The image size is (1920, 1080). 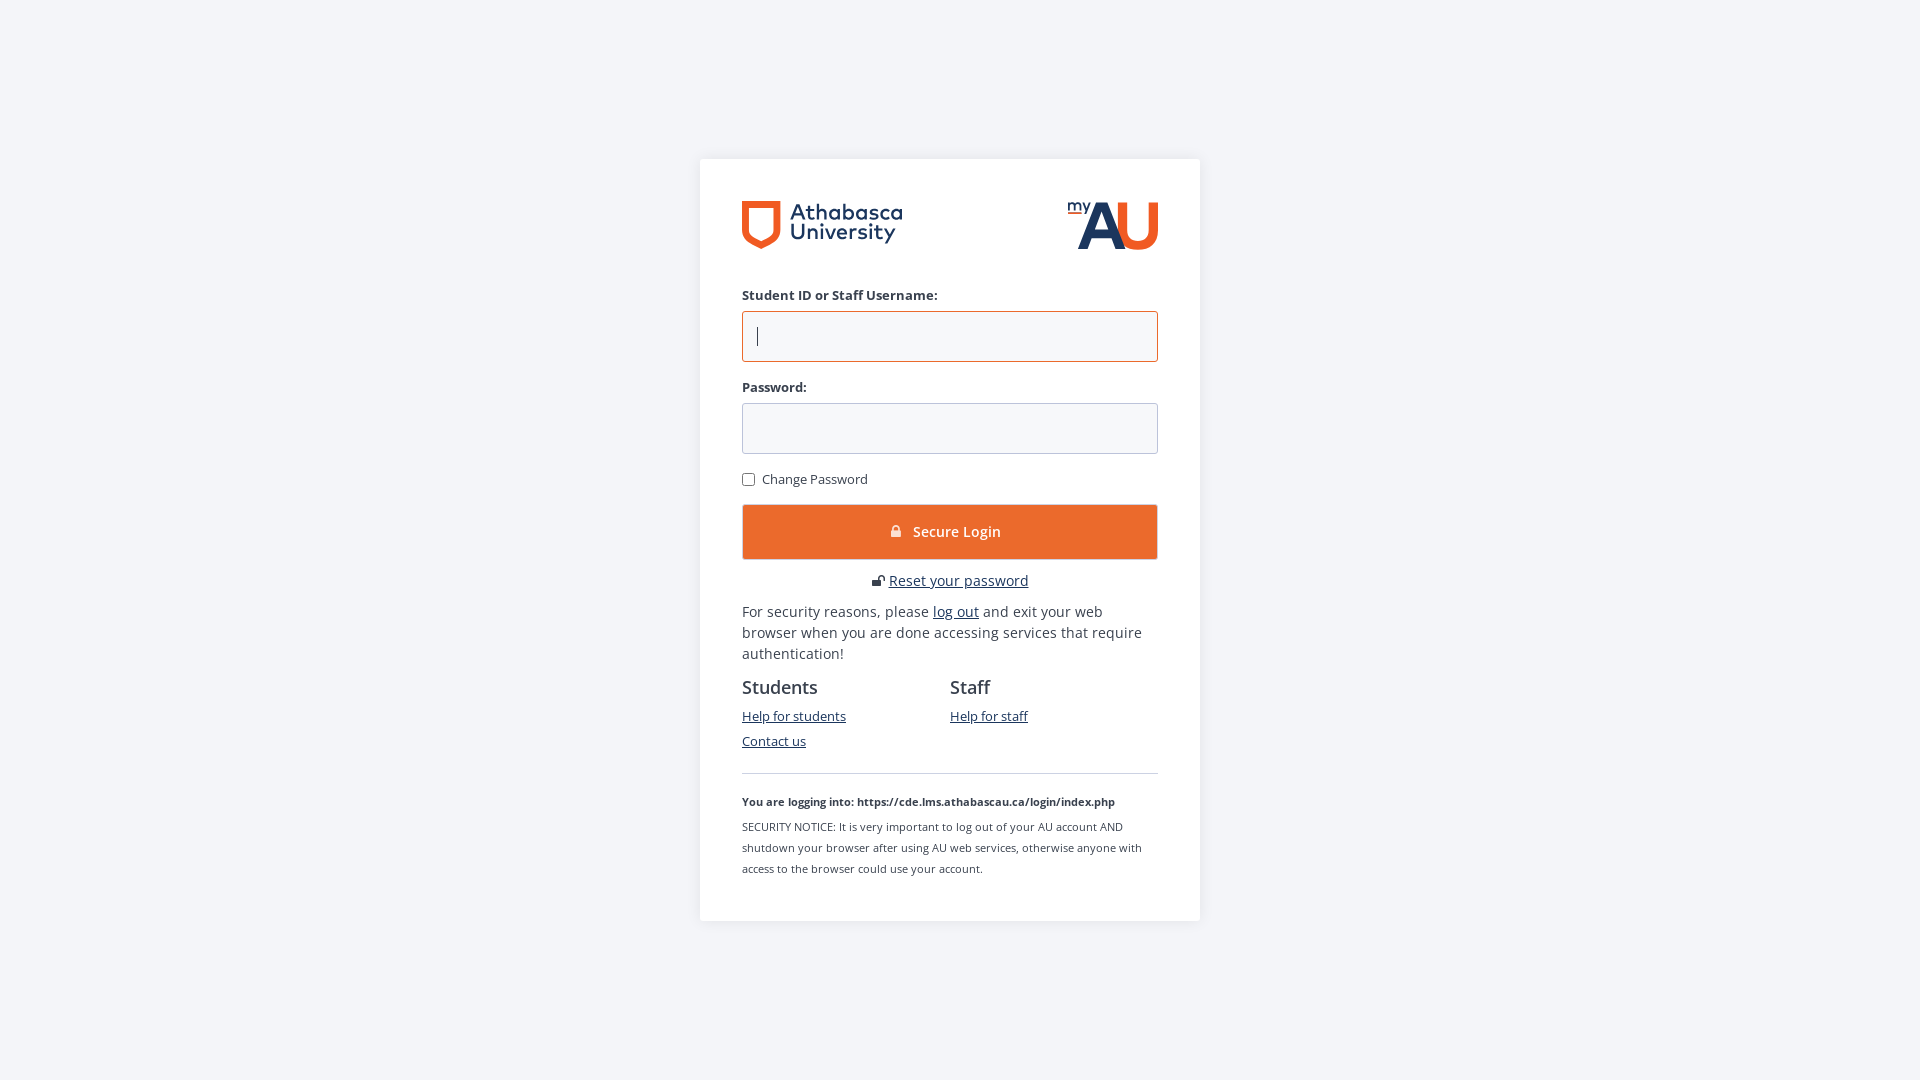 What do you see at coordinates (957, 580) in the screenshot?
I see `'Reset your password'` at bounding box center [957, 580].